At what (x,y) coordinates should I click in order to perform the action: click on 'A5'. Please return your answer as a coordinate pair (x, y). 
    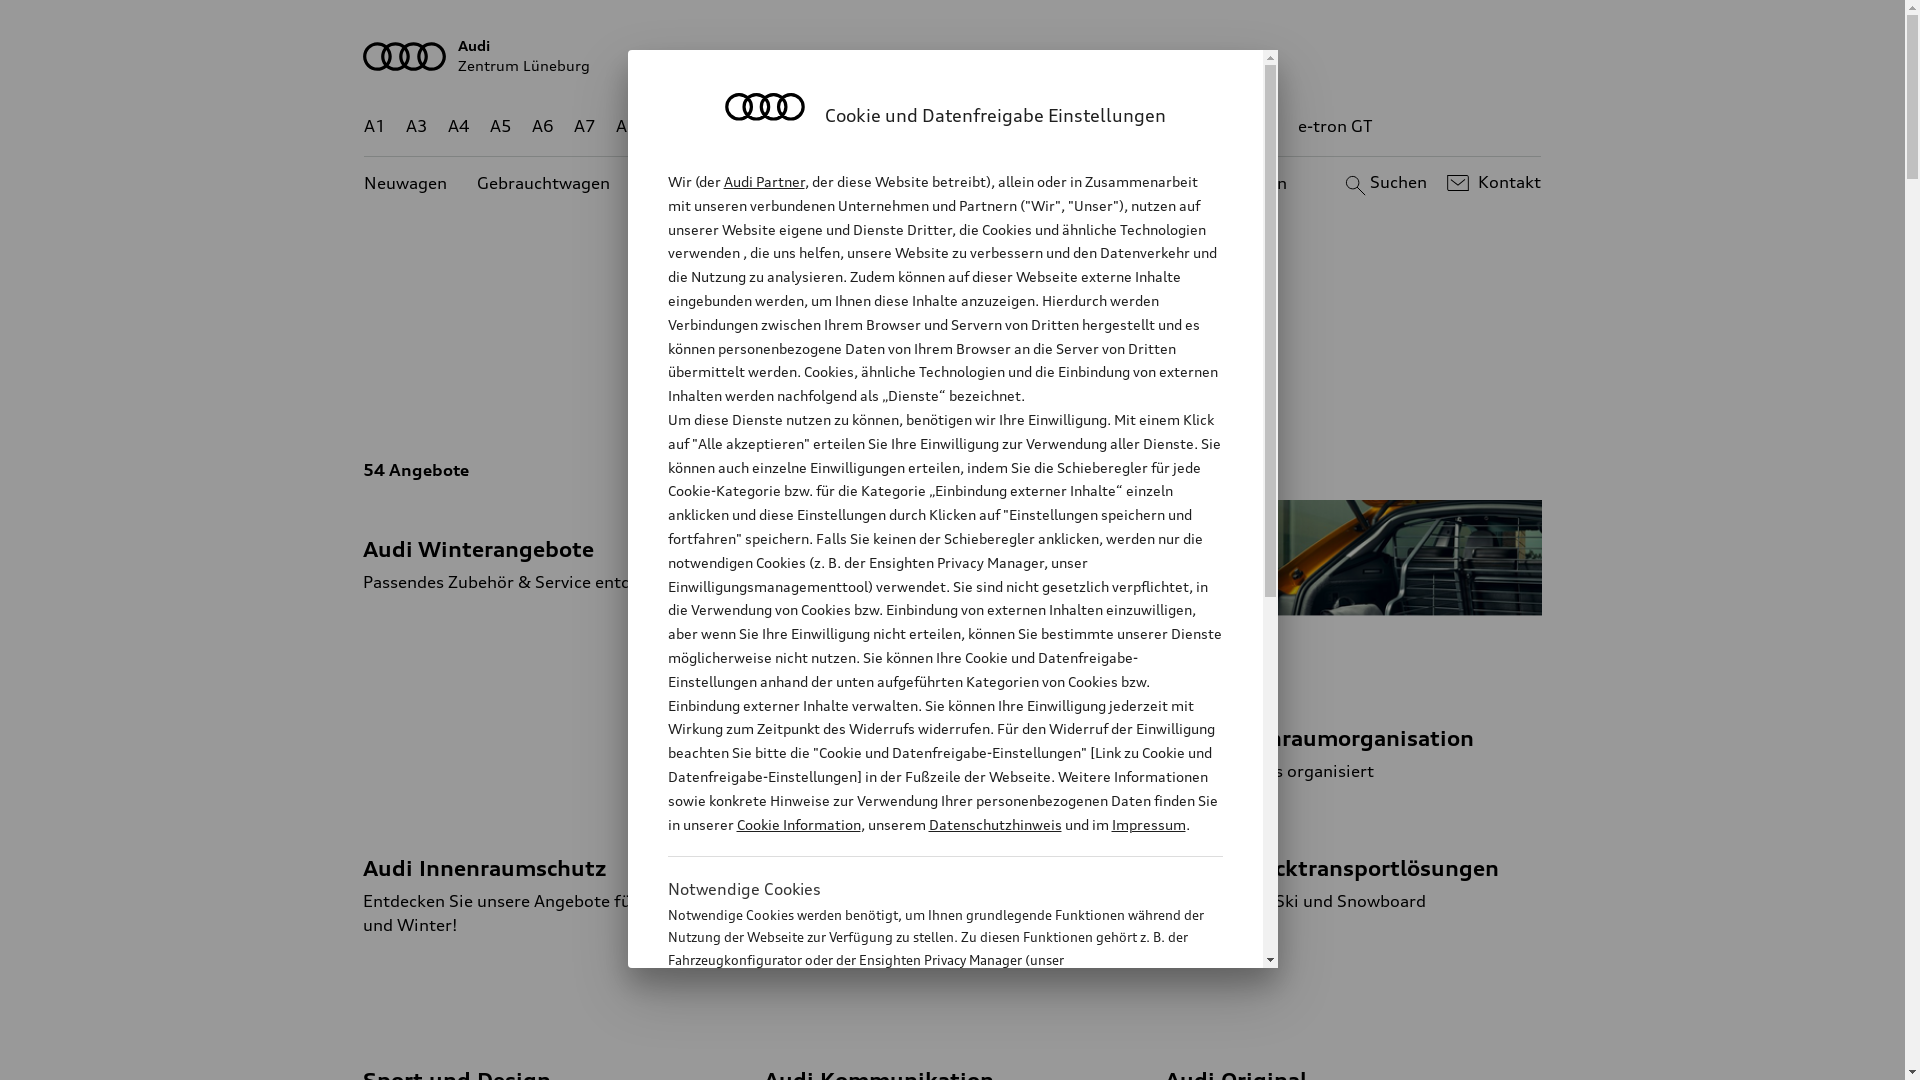
    Looking at the image, I should click on (489, 126).